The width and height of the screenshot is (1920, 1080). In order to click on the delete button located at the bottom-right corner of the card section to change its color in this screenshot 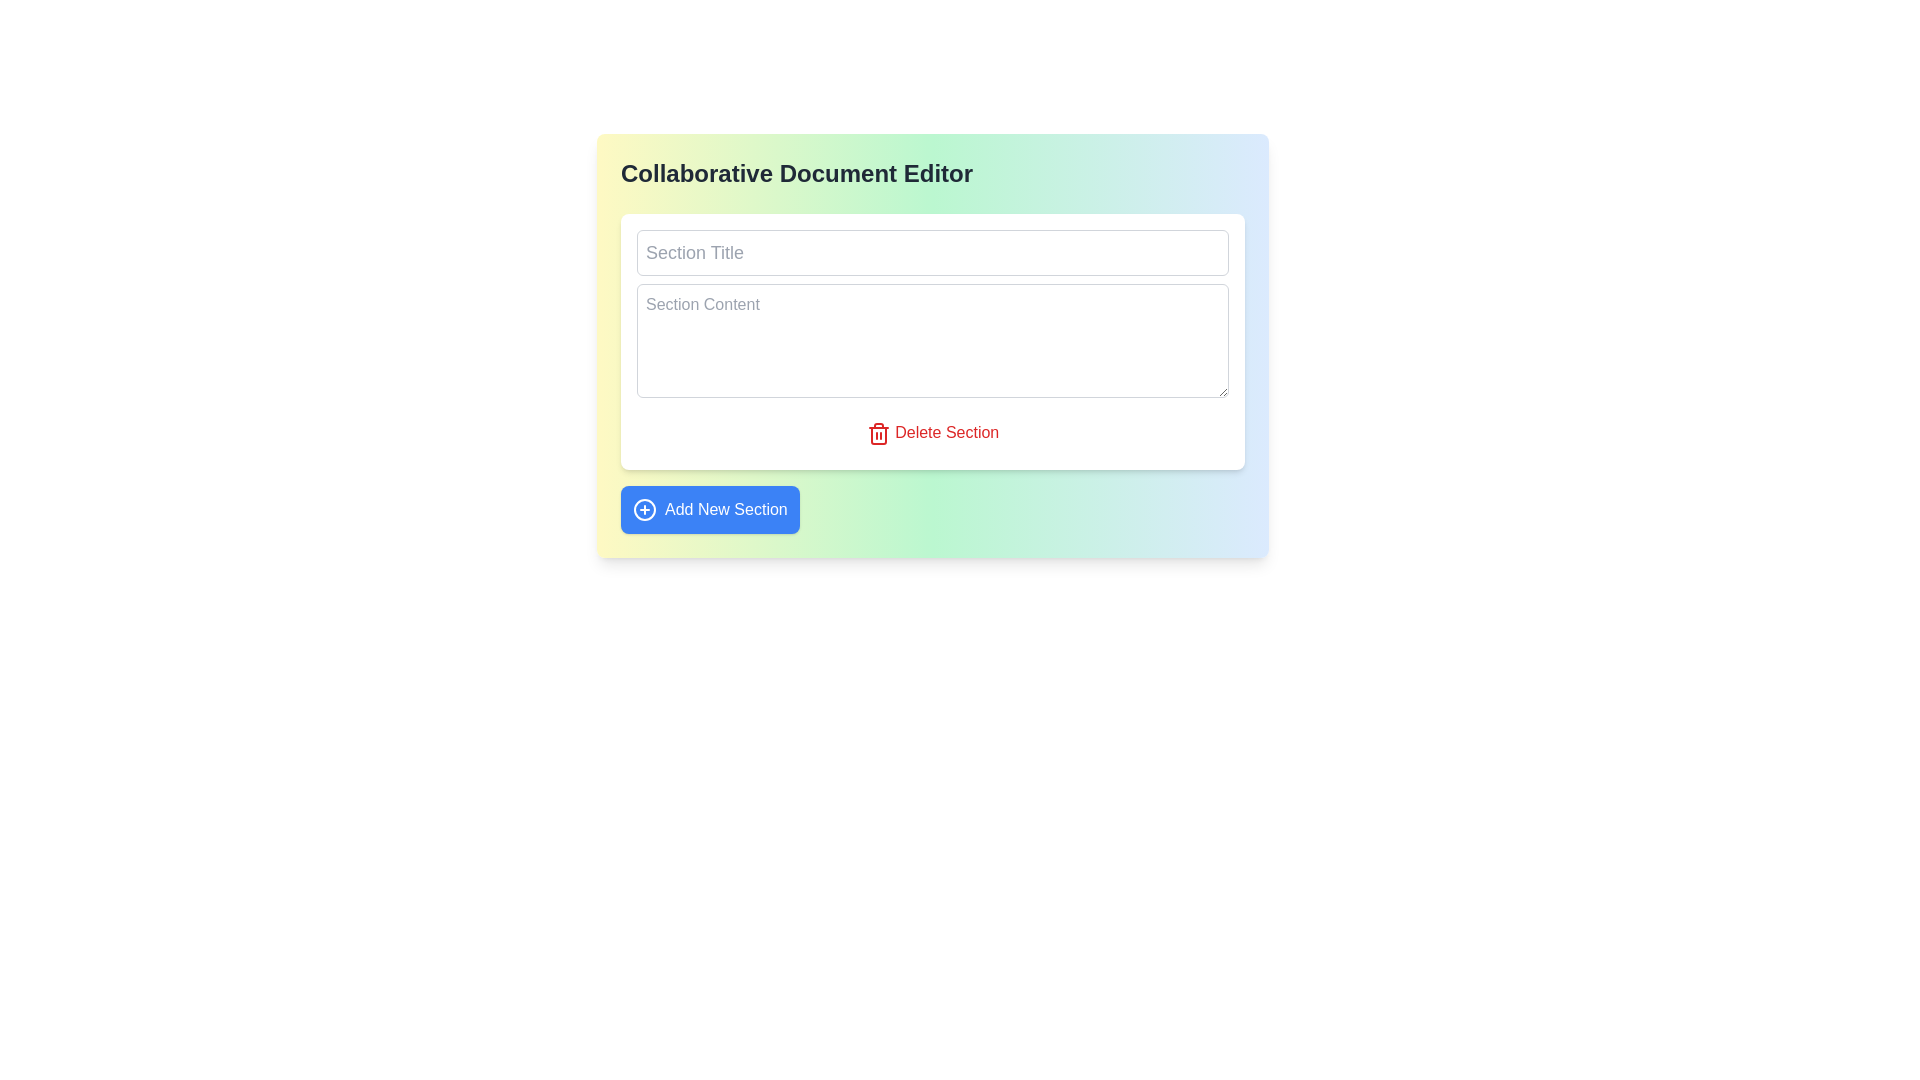, I will do `click(931, 432)`.